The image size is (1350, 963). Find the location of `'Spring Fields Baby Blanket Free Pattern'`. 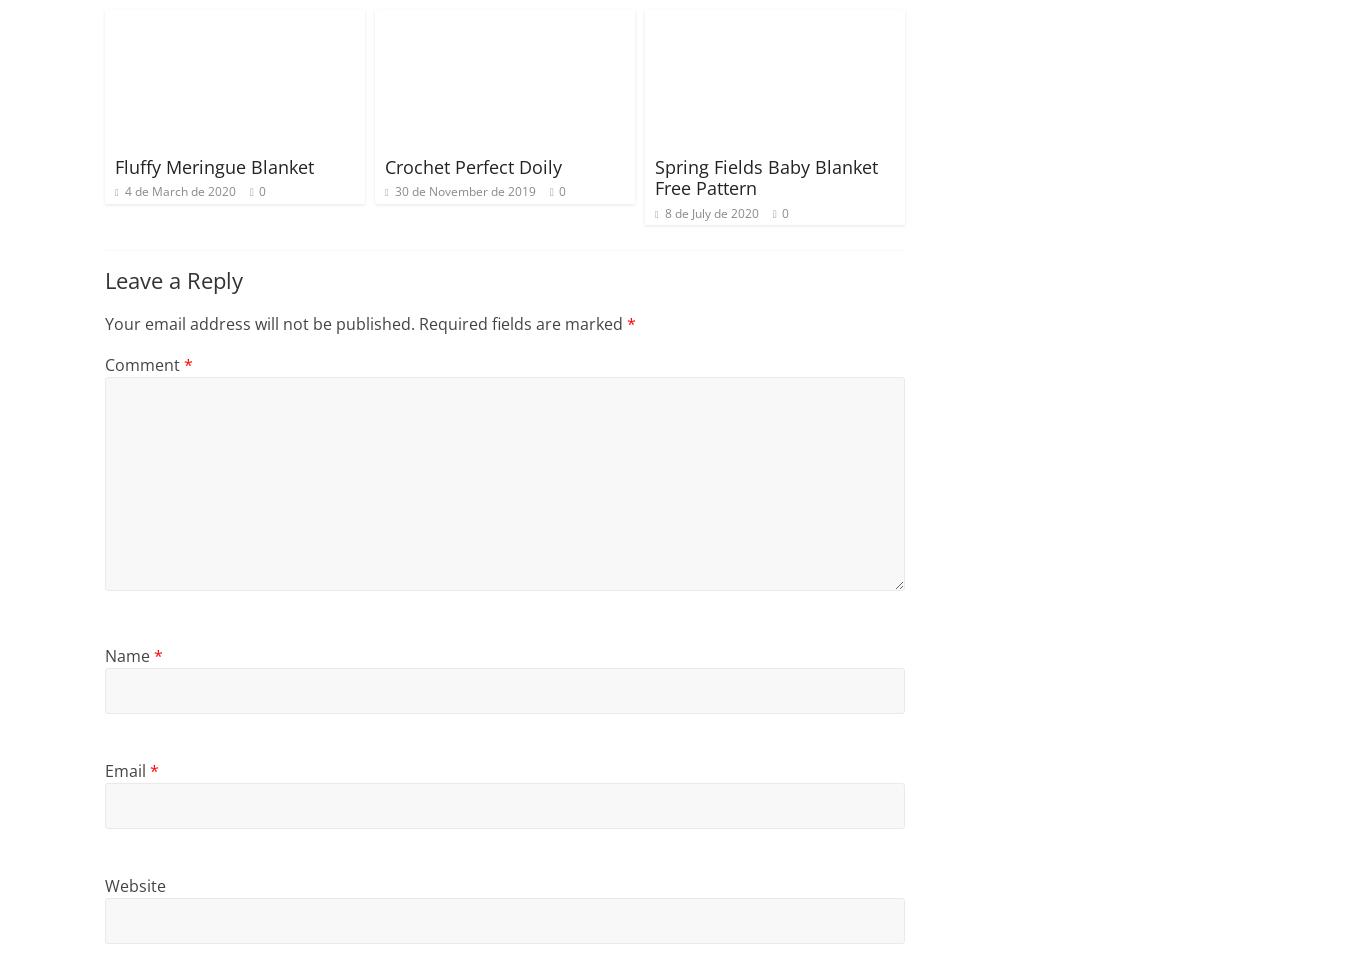

'Spring Fields Baby Blanket Free Pattern' is located at coordinates (765, 175).